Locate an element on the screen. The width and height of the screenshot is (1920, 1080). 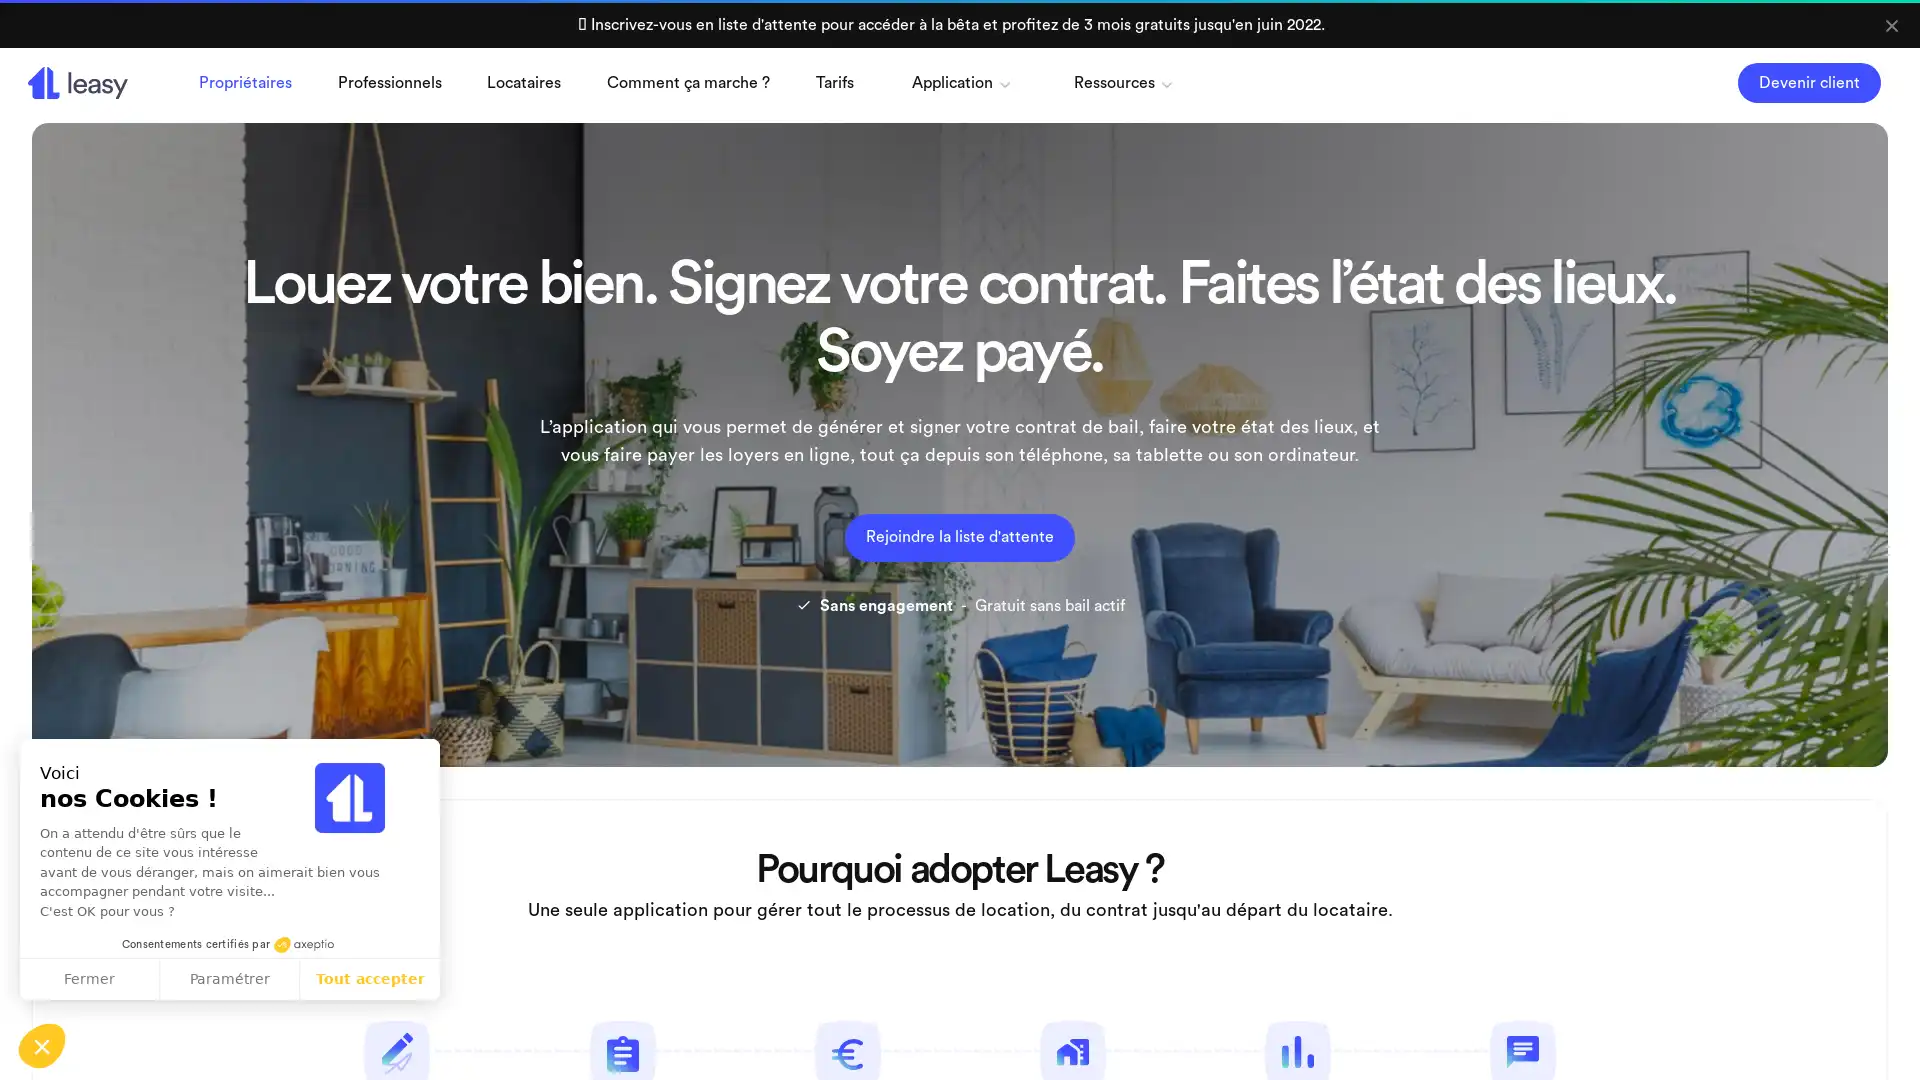
Fermer is located at coordinates (89, 978).